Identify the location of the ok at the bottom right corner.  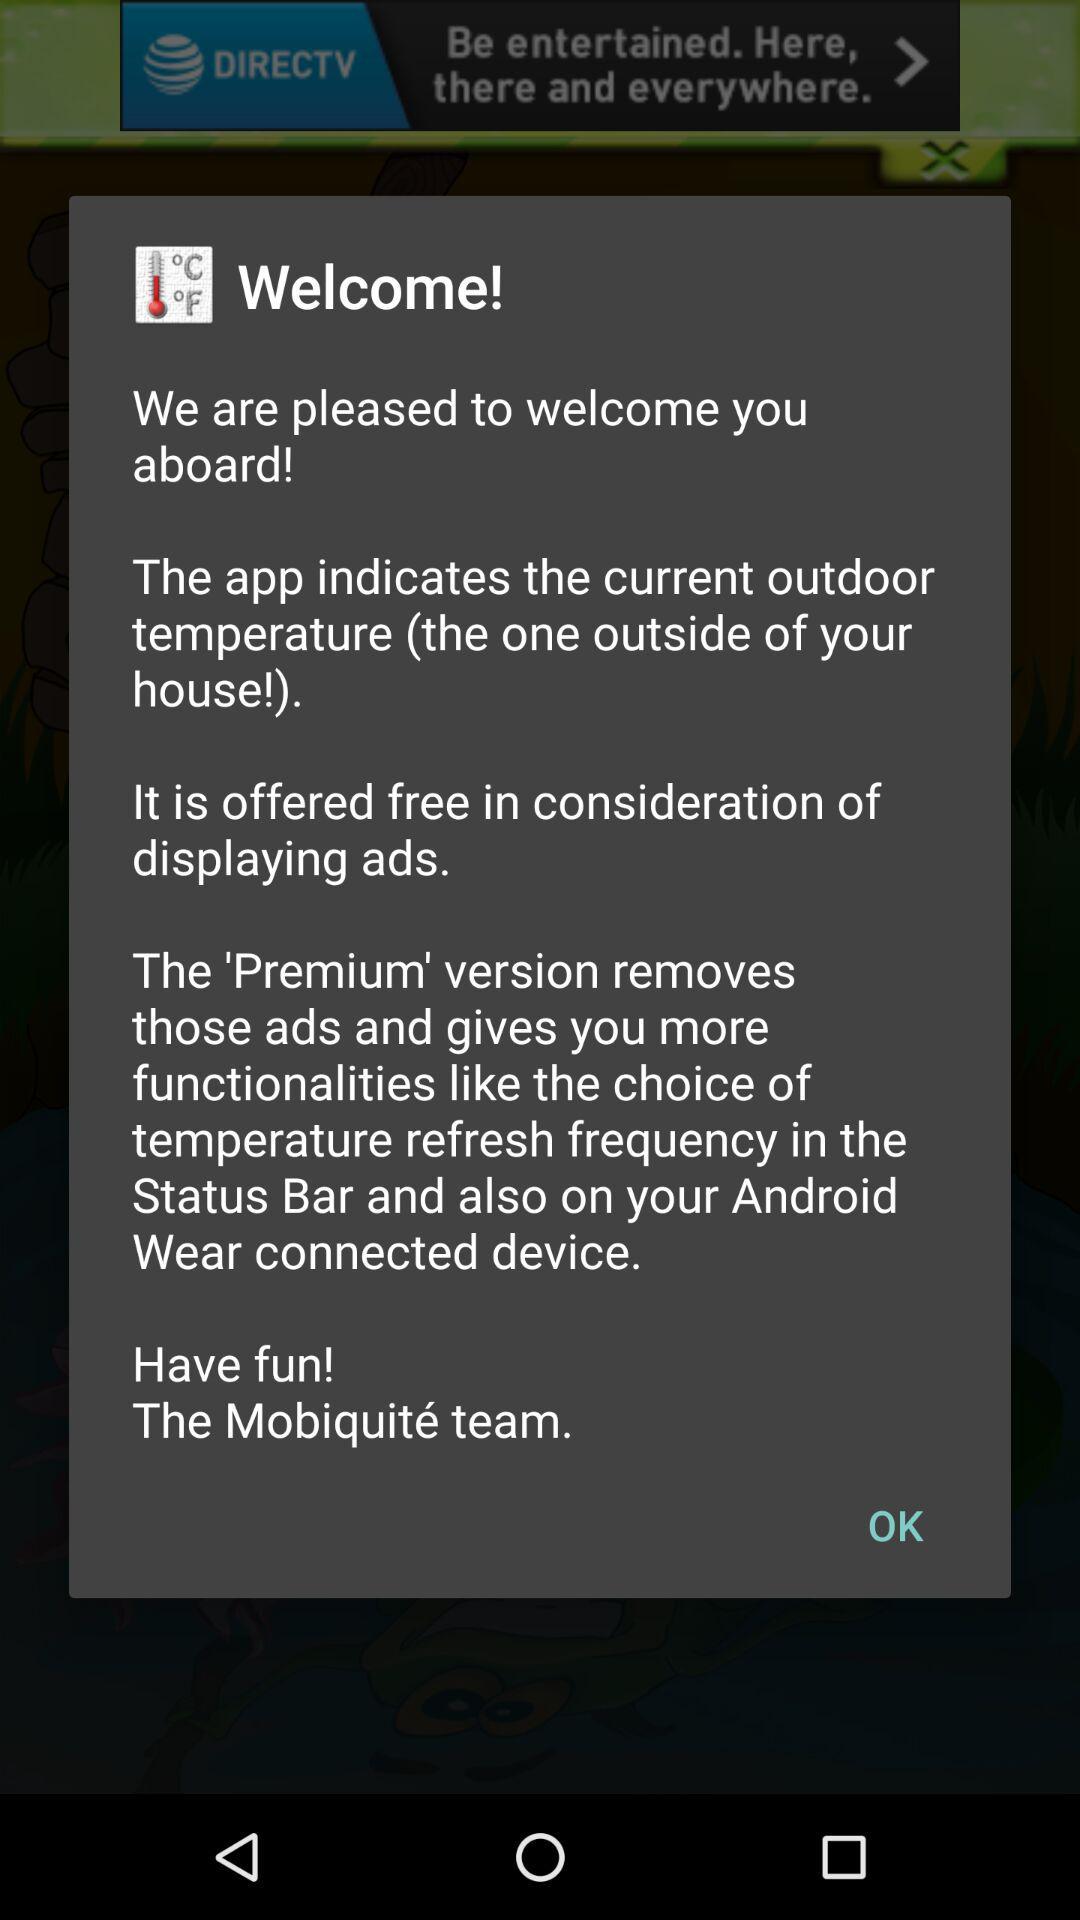
(894, 1523).